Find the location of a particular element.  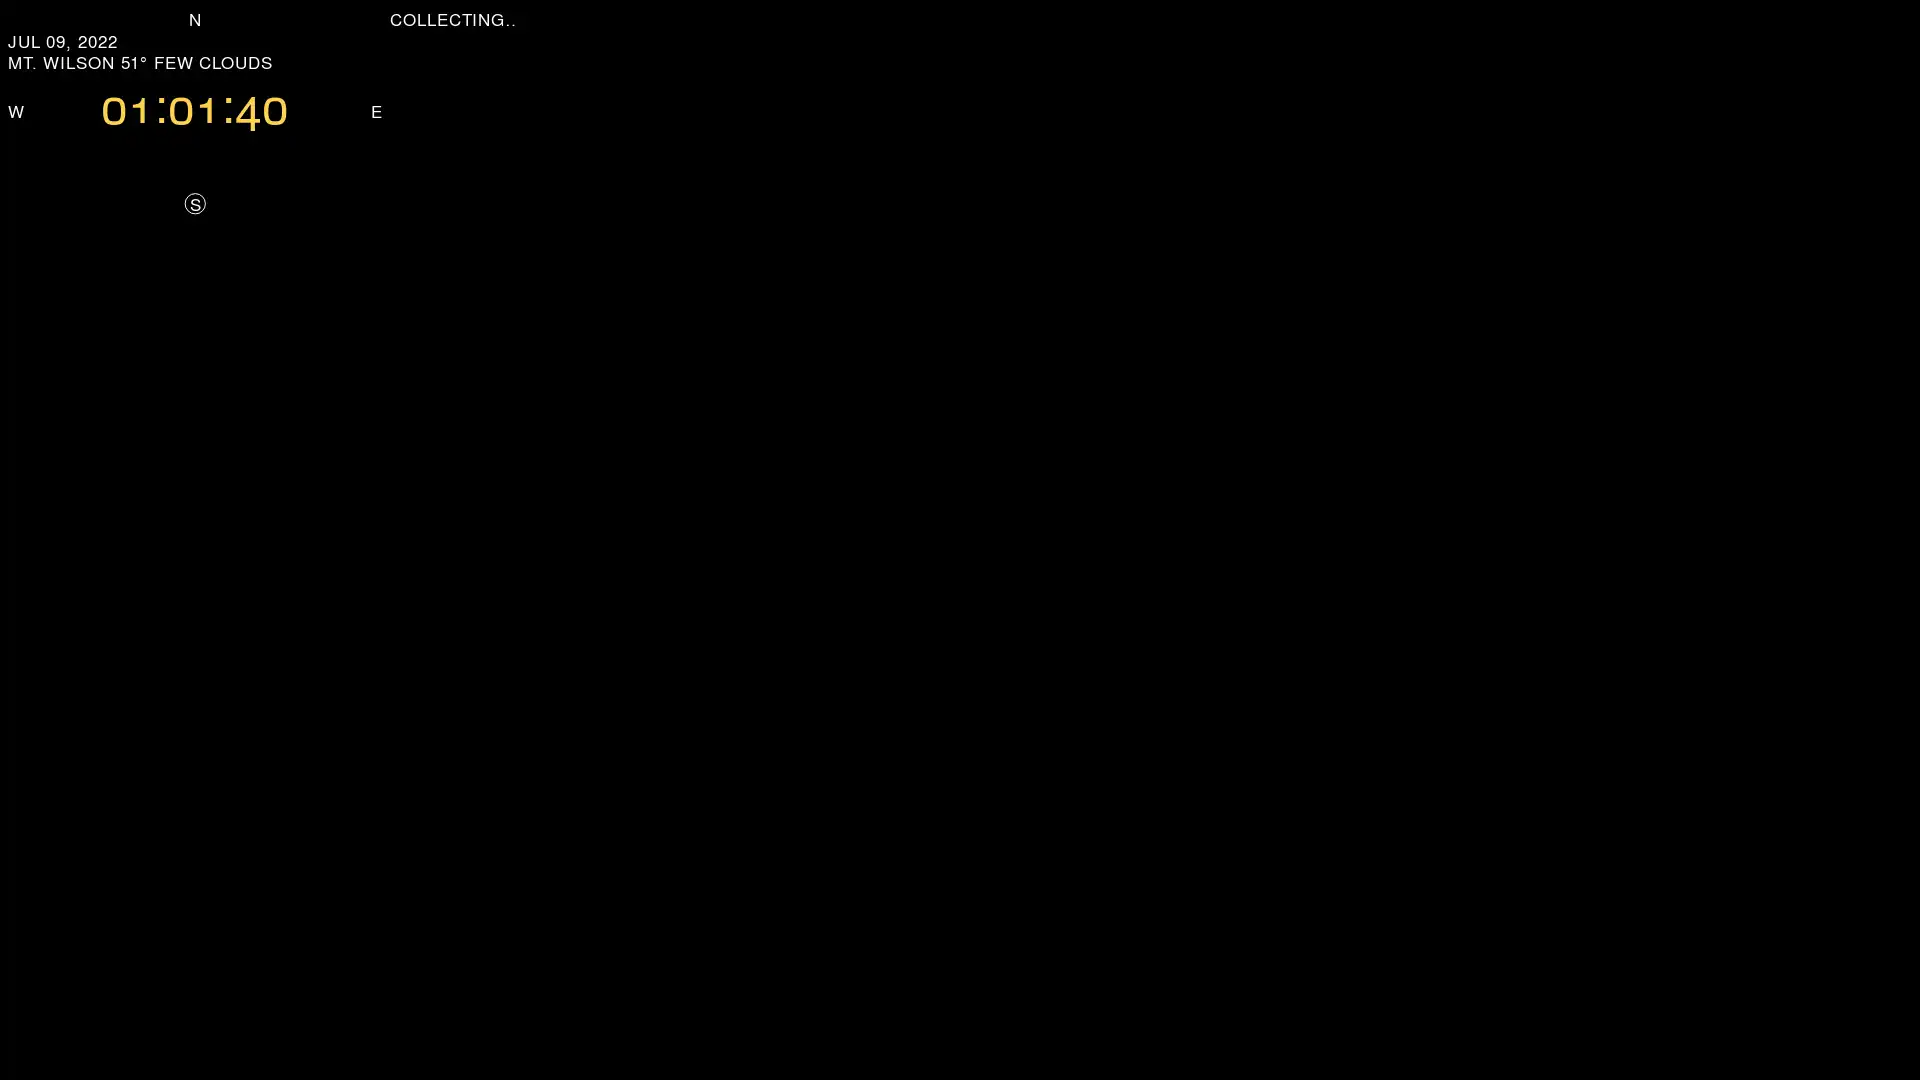

E is located at coordinates (376, 110).